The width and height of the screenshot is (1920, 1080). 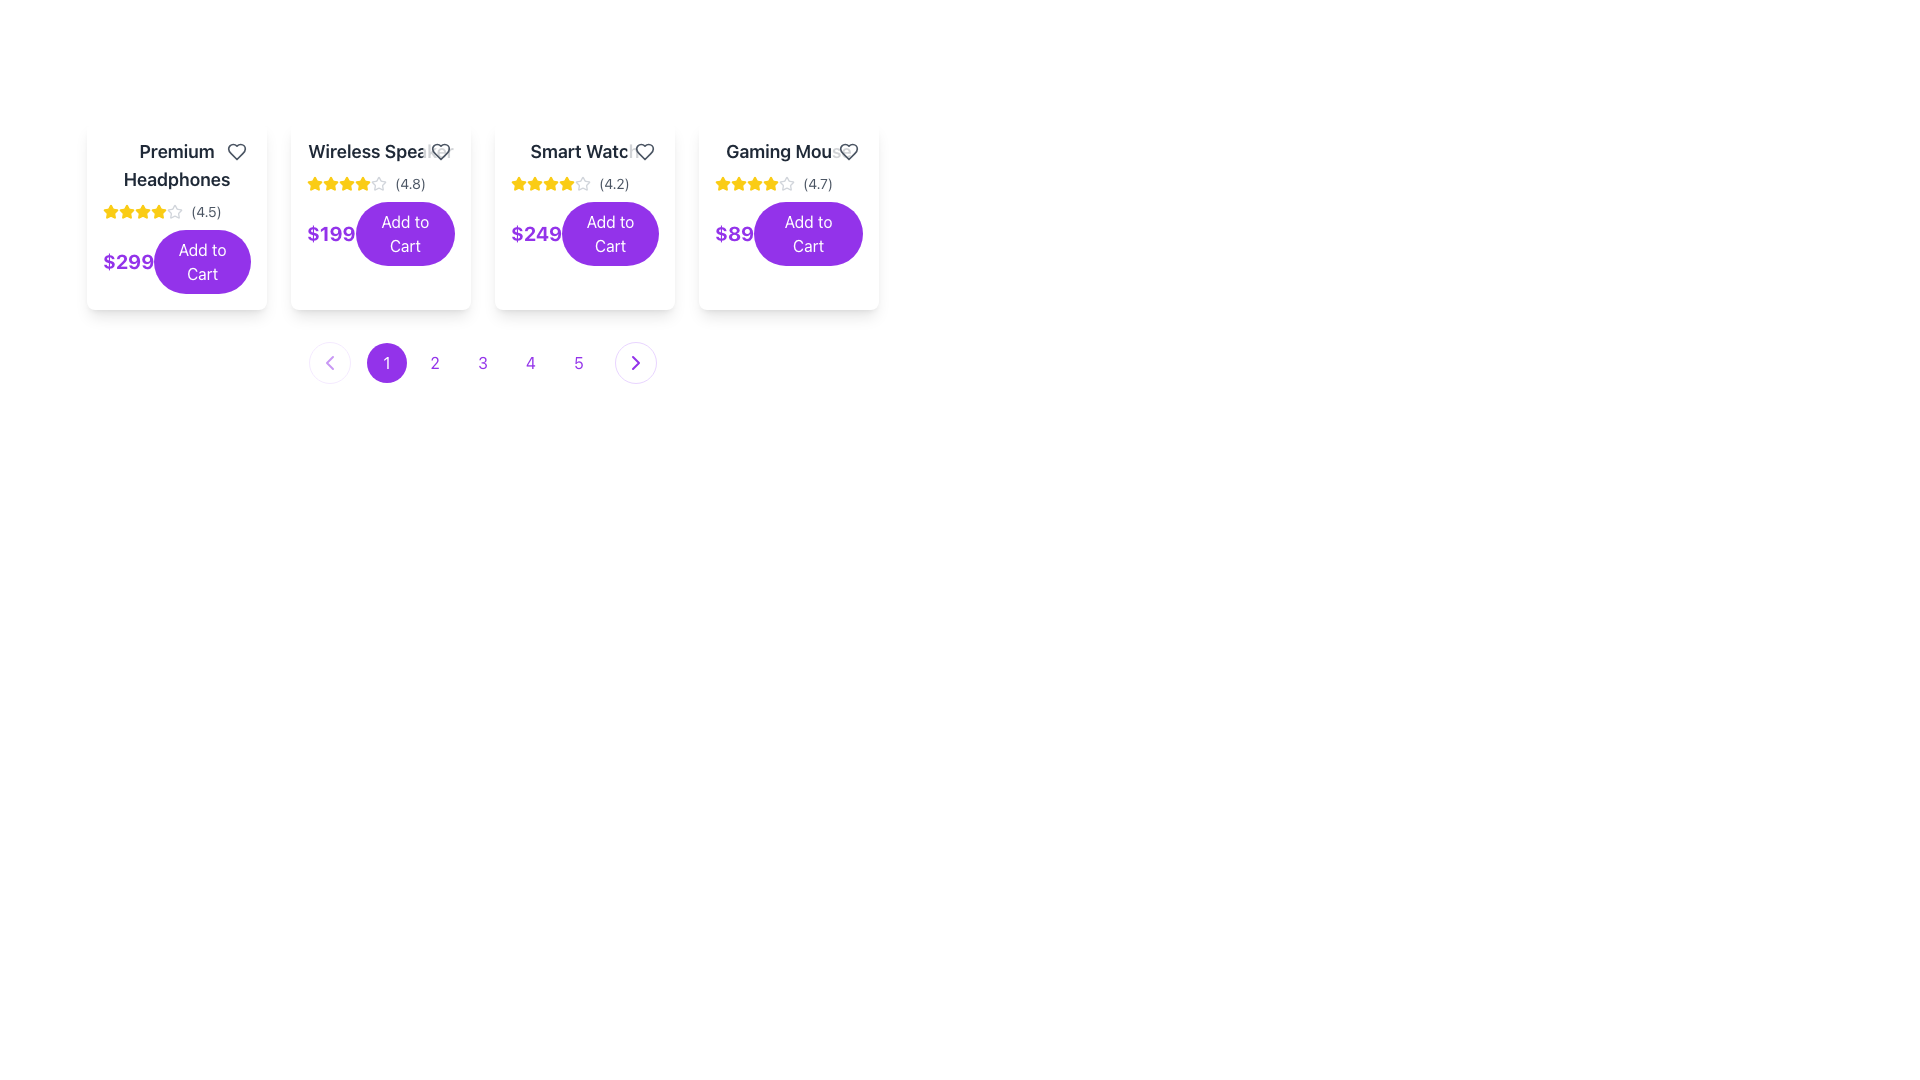 I want to click on the second yellow star icon, so click(x=331, y=183).